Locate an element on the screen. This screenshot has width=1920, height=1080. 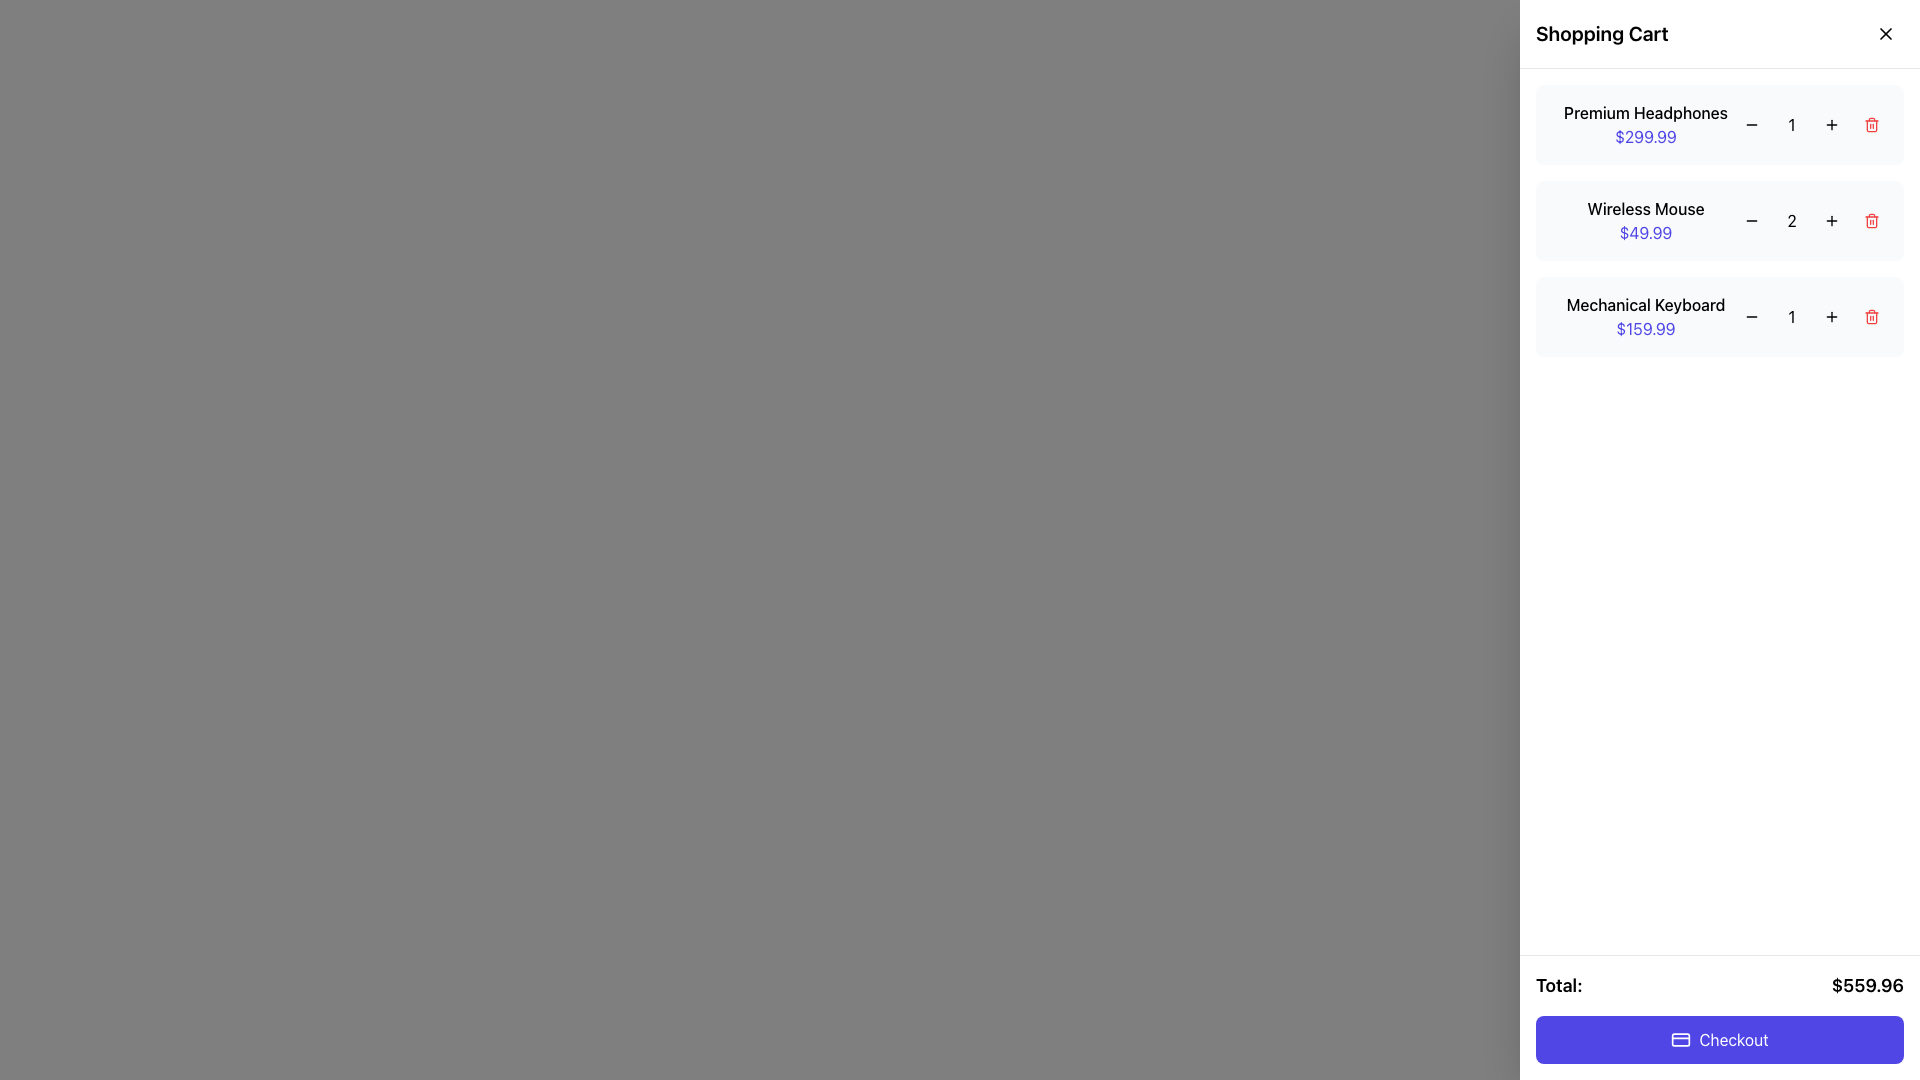
the trash can icon located on the far-right side of the shopping cart item entry for 'Wireless Mouse' is located at coordinates (1871, 220).